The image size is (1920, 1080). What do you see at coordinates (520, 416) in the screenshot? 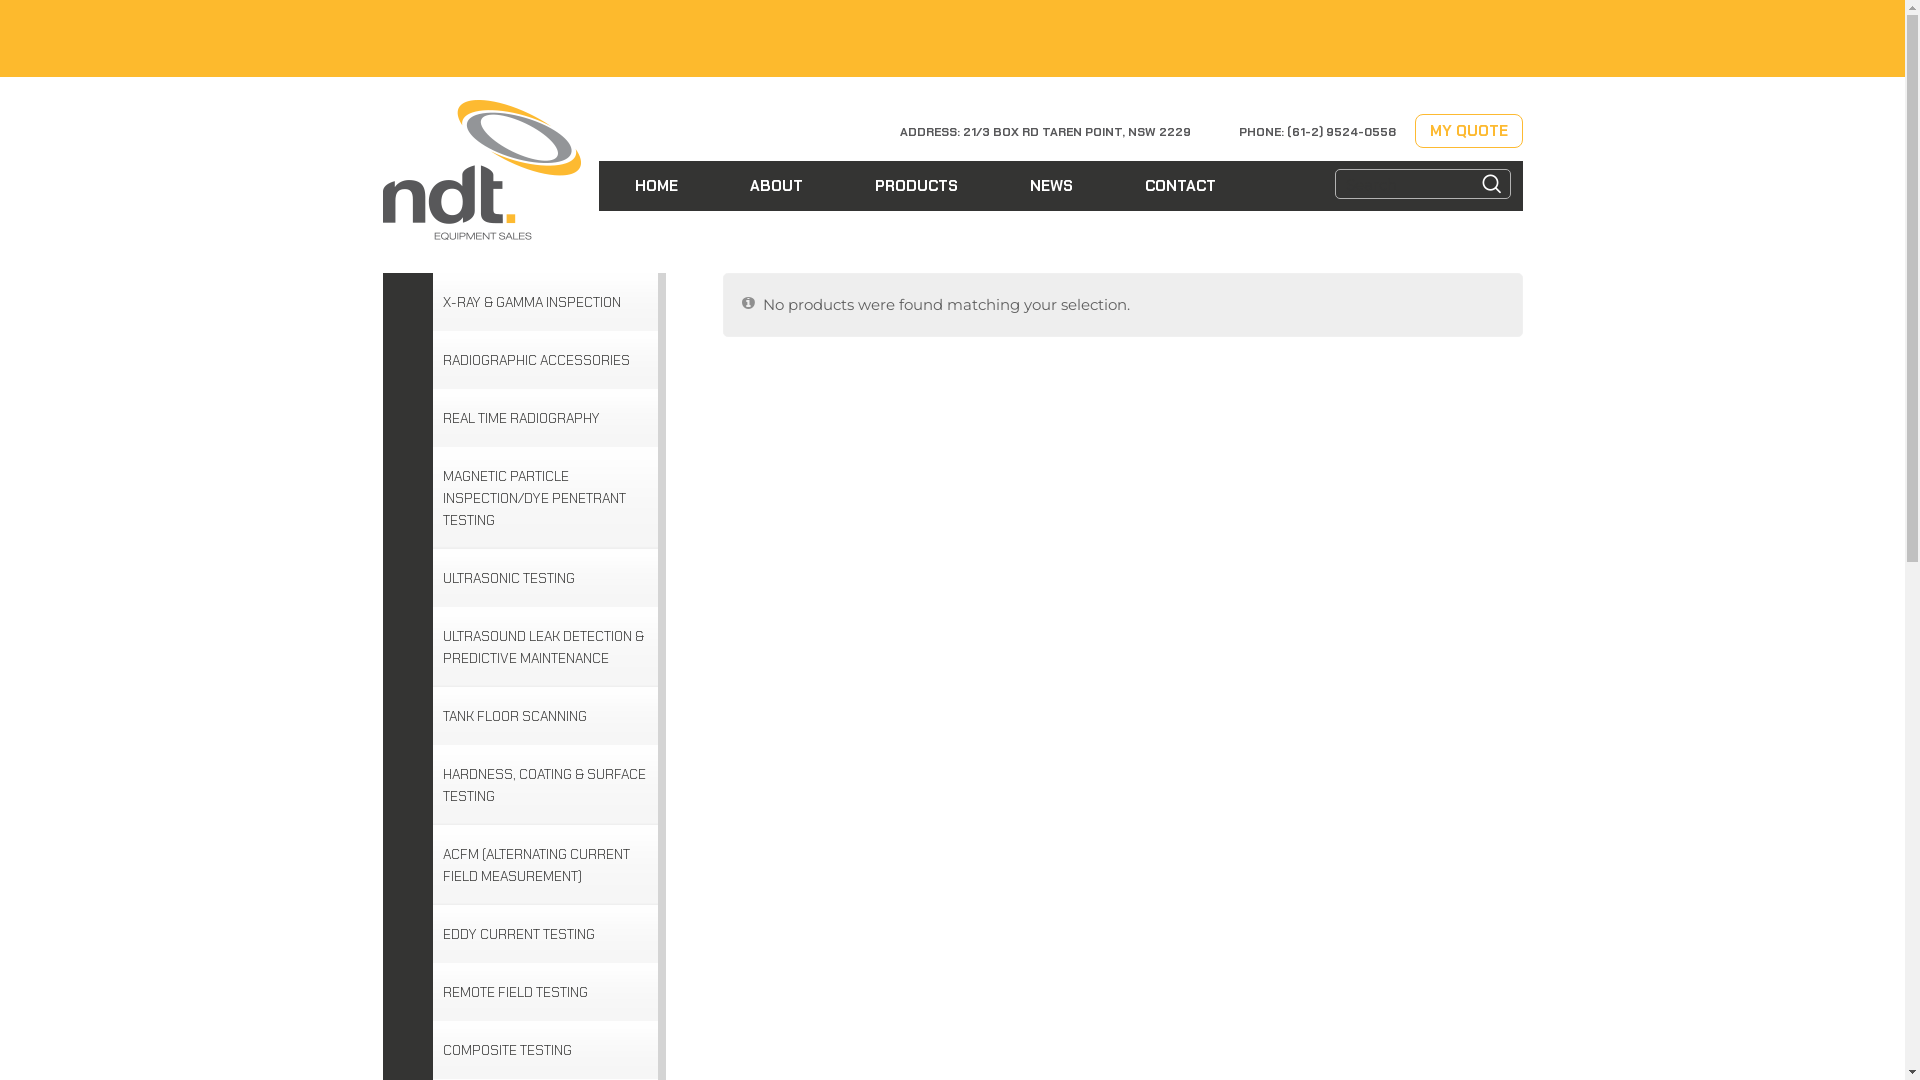
I see `'REAL TIME RADIOGRAPHY'` at bounding box center [520, 416].